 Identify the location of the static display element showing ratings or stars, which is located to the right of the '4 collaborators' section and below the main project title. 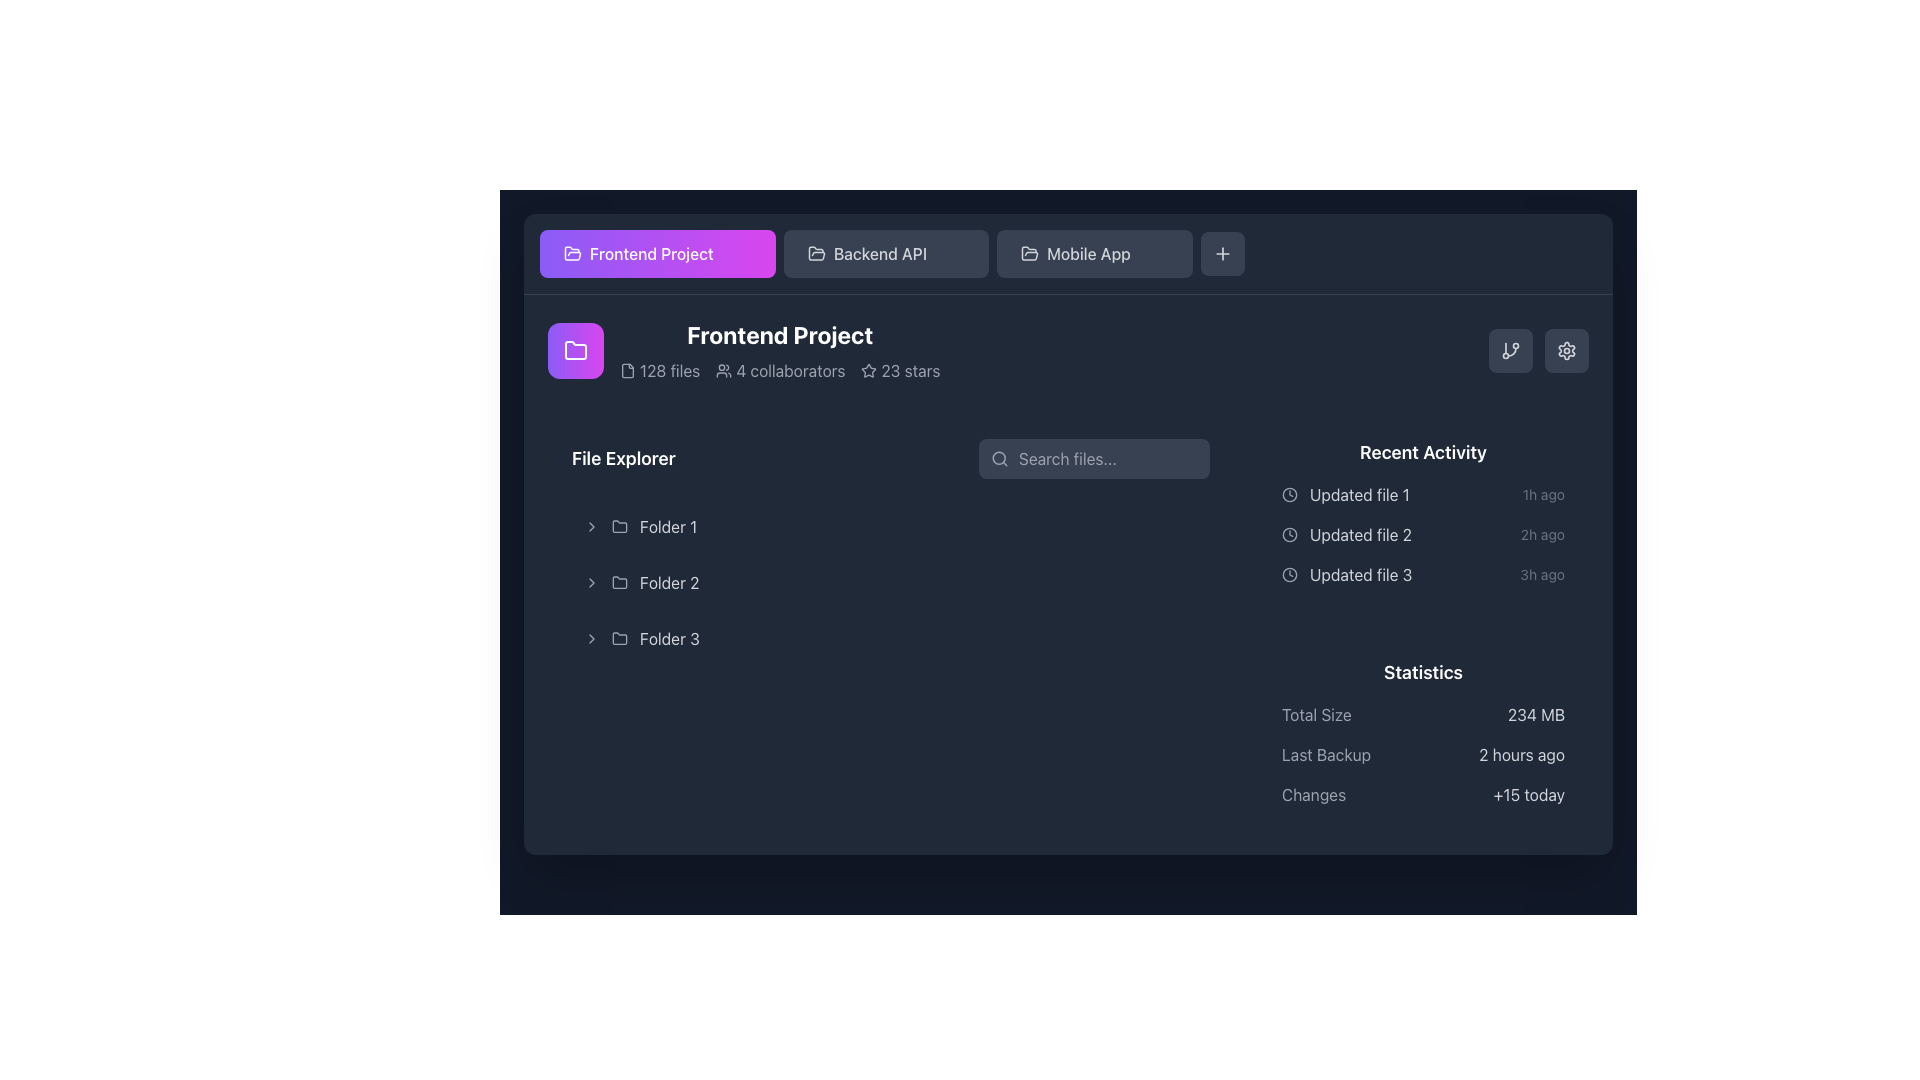
(899, 370).